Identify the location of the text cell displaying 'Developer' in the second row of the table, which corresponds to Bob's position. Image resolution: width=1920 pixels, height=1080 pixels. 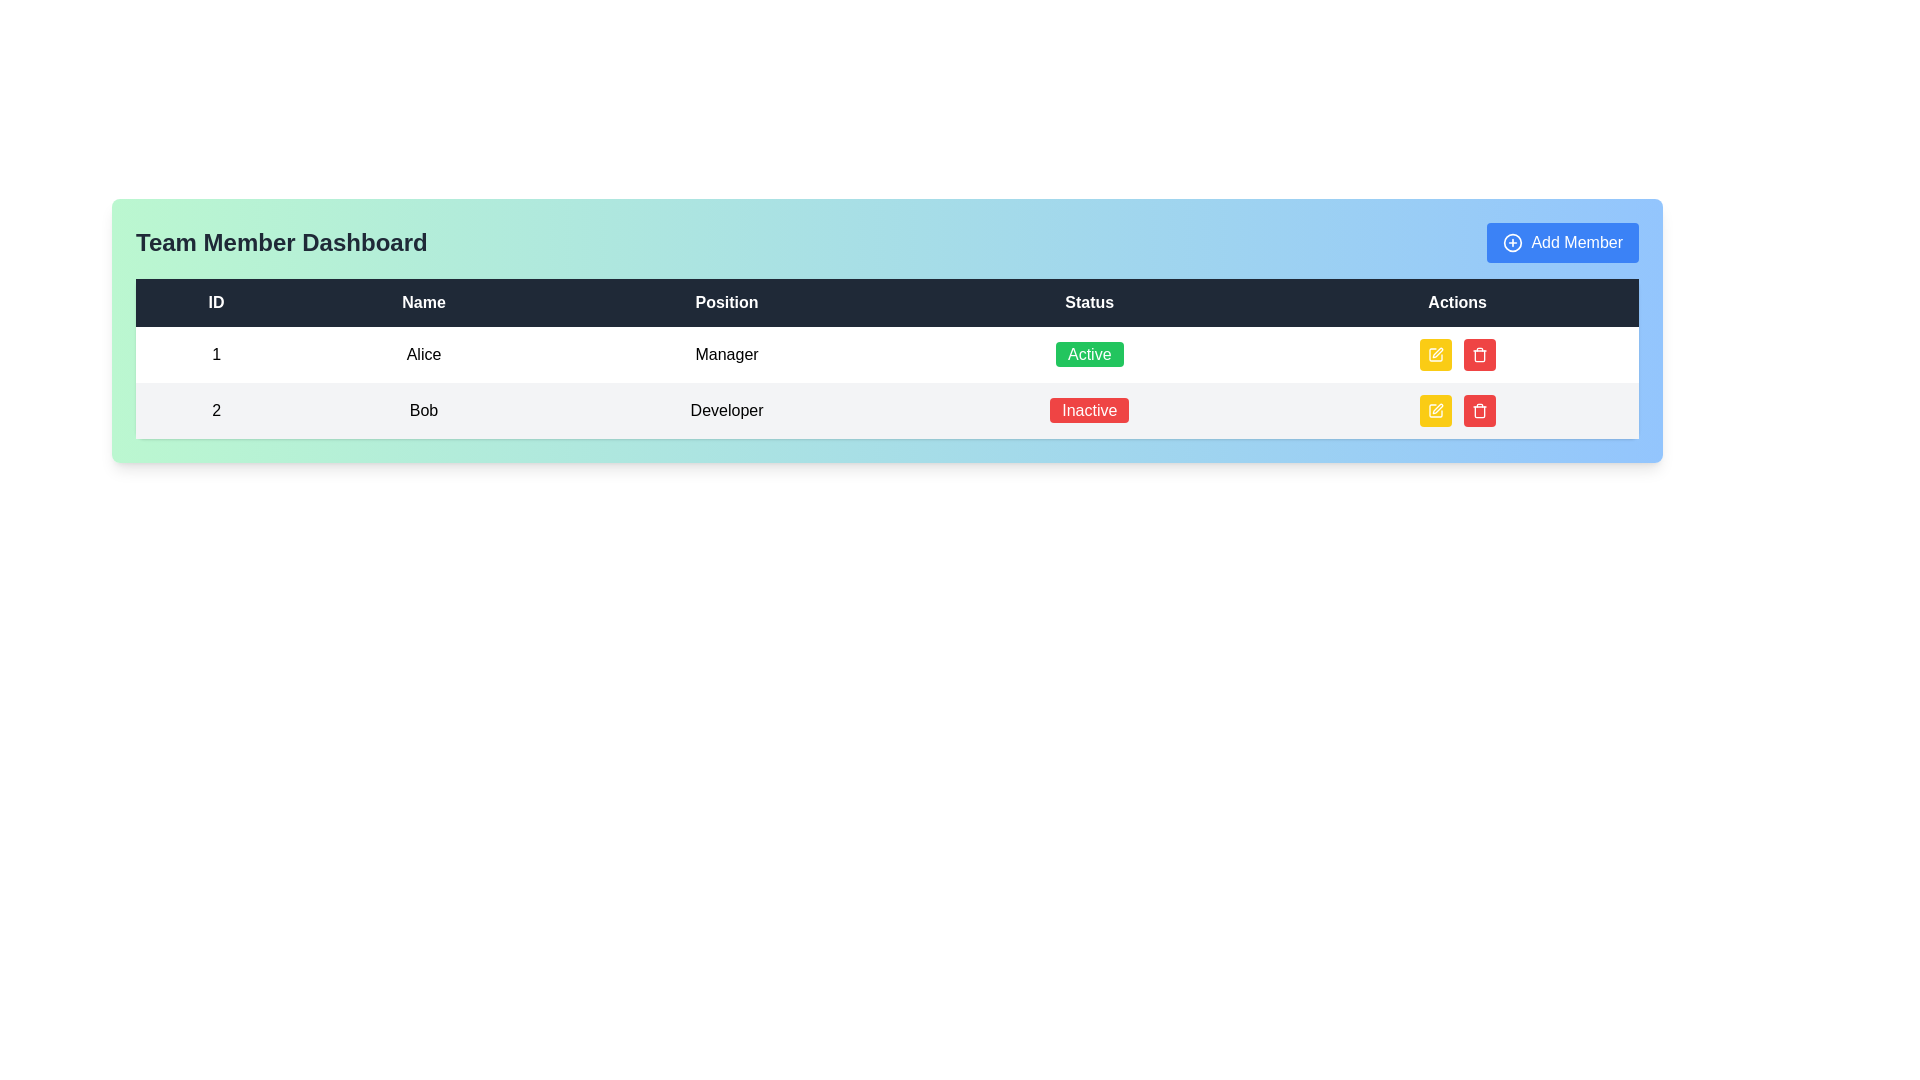
(726, 410).